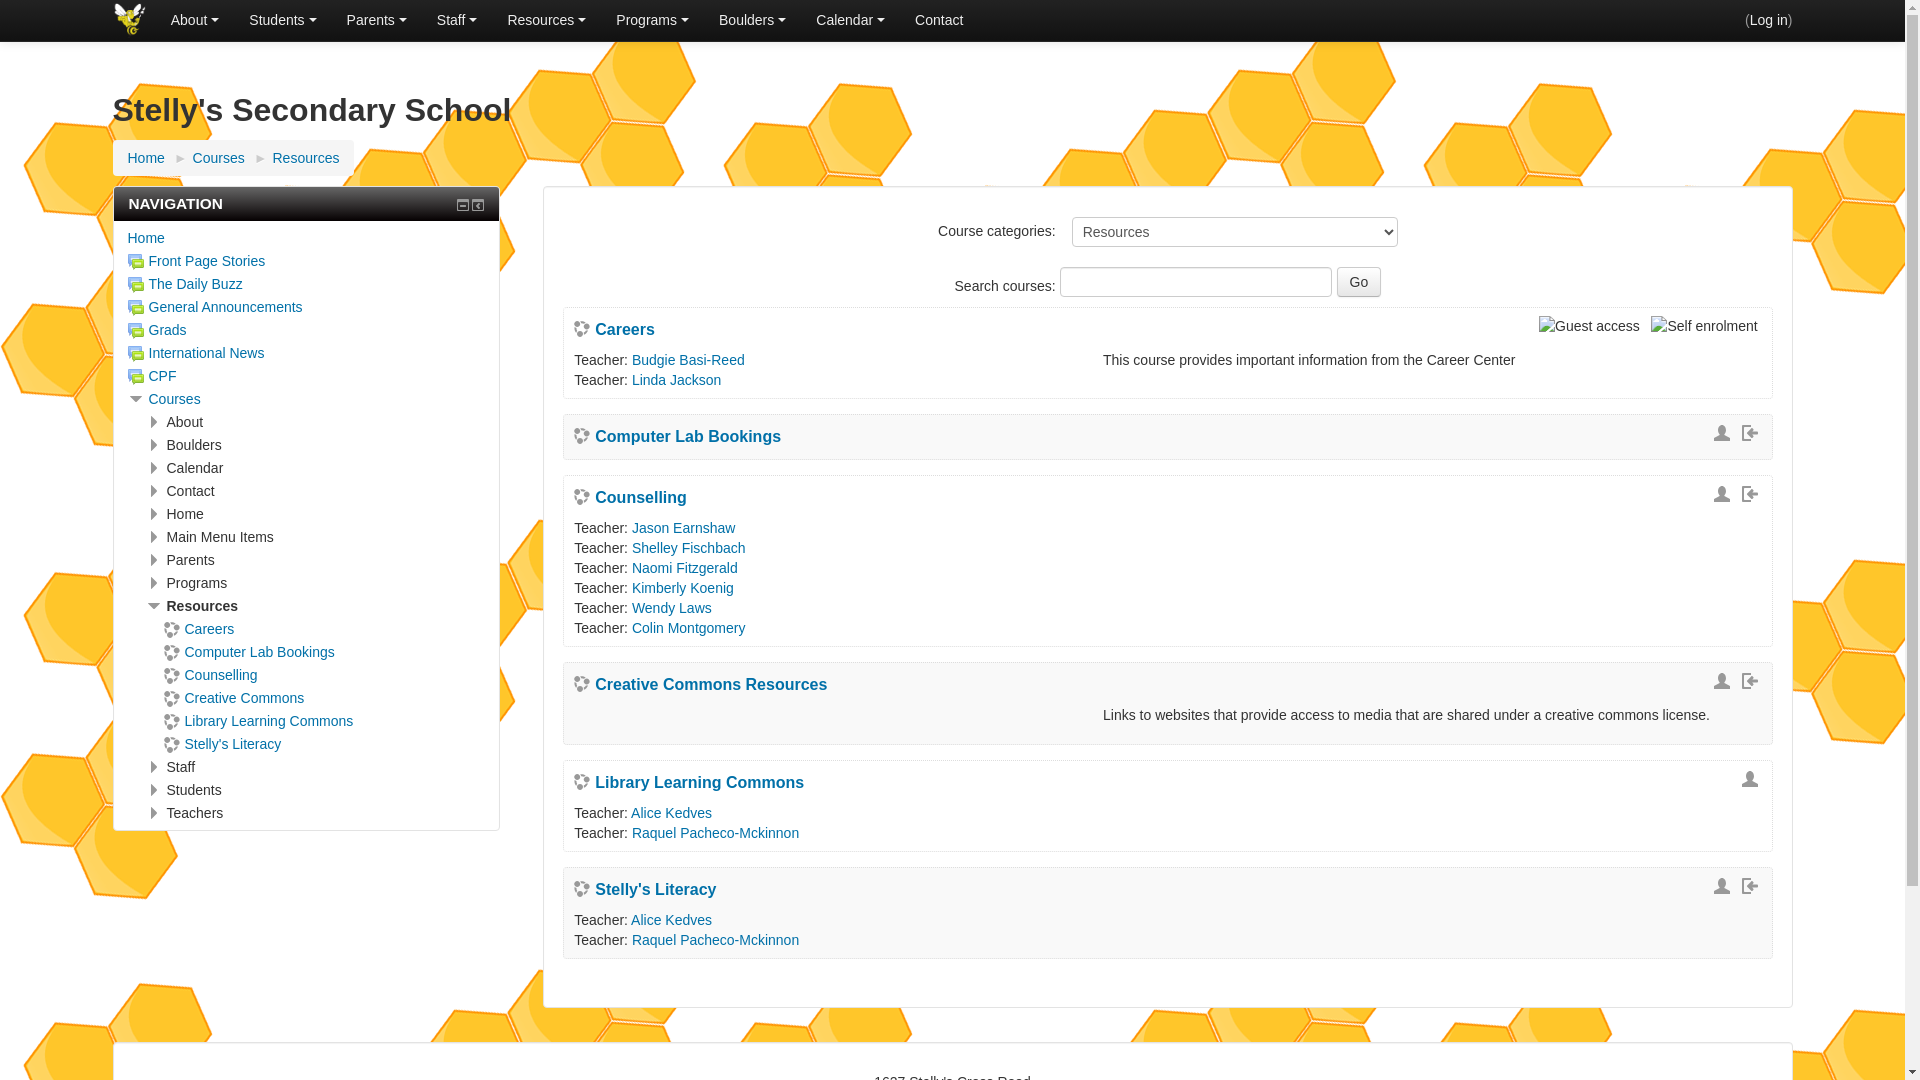 The height and width of the screenshot is (1080, 1920). Describe the element at coordinates (331, 19) in the screenshot. I see `'Parents'` at that location.